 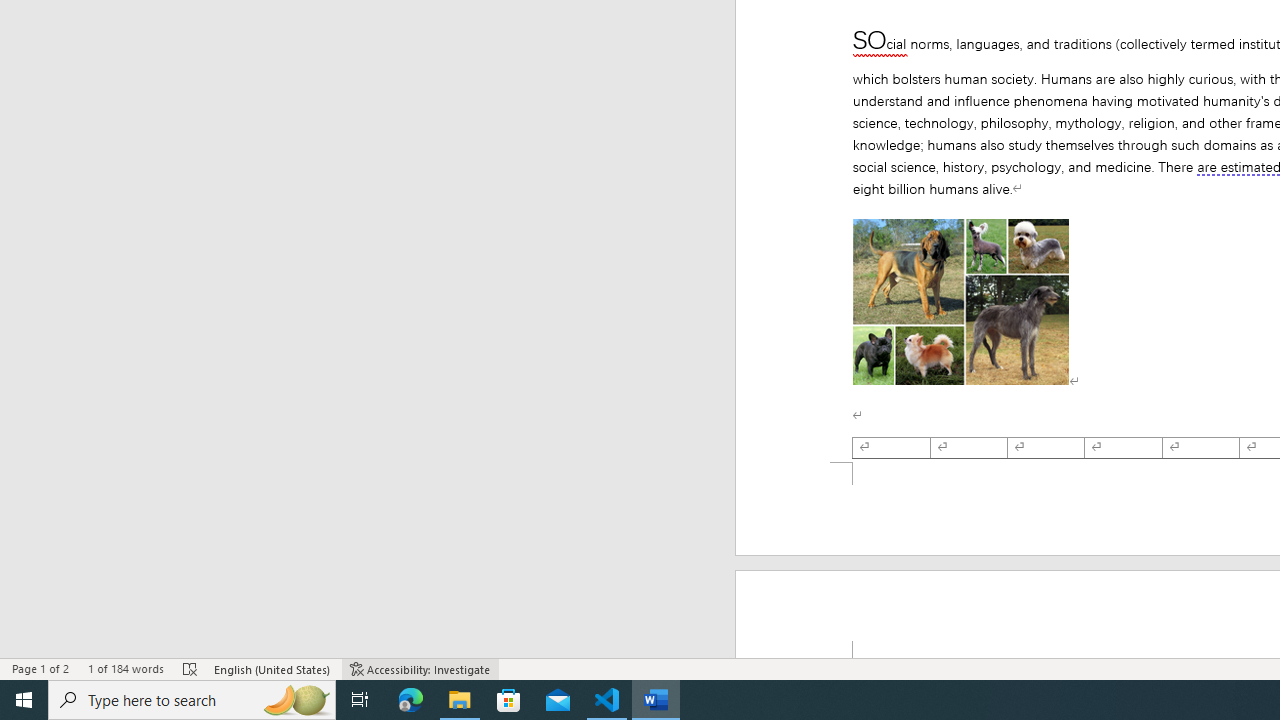 I want to click on 'Page Number Page 1 of 2', so click(x=40, y=669).